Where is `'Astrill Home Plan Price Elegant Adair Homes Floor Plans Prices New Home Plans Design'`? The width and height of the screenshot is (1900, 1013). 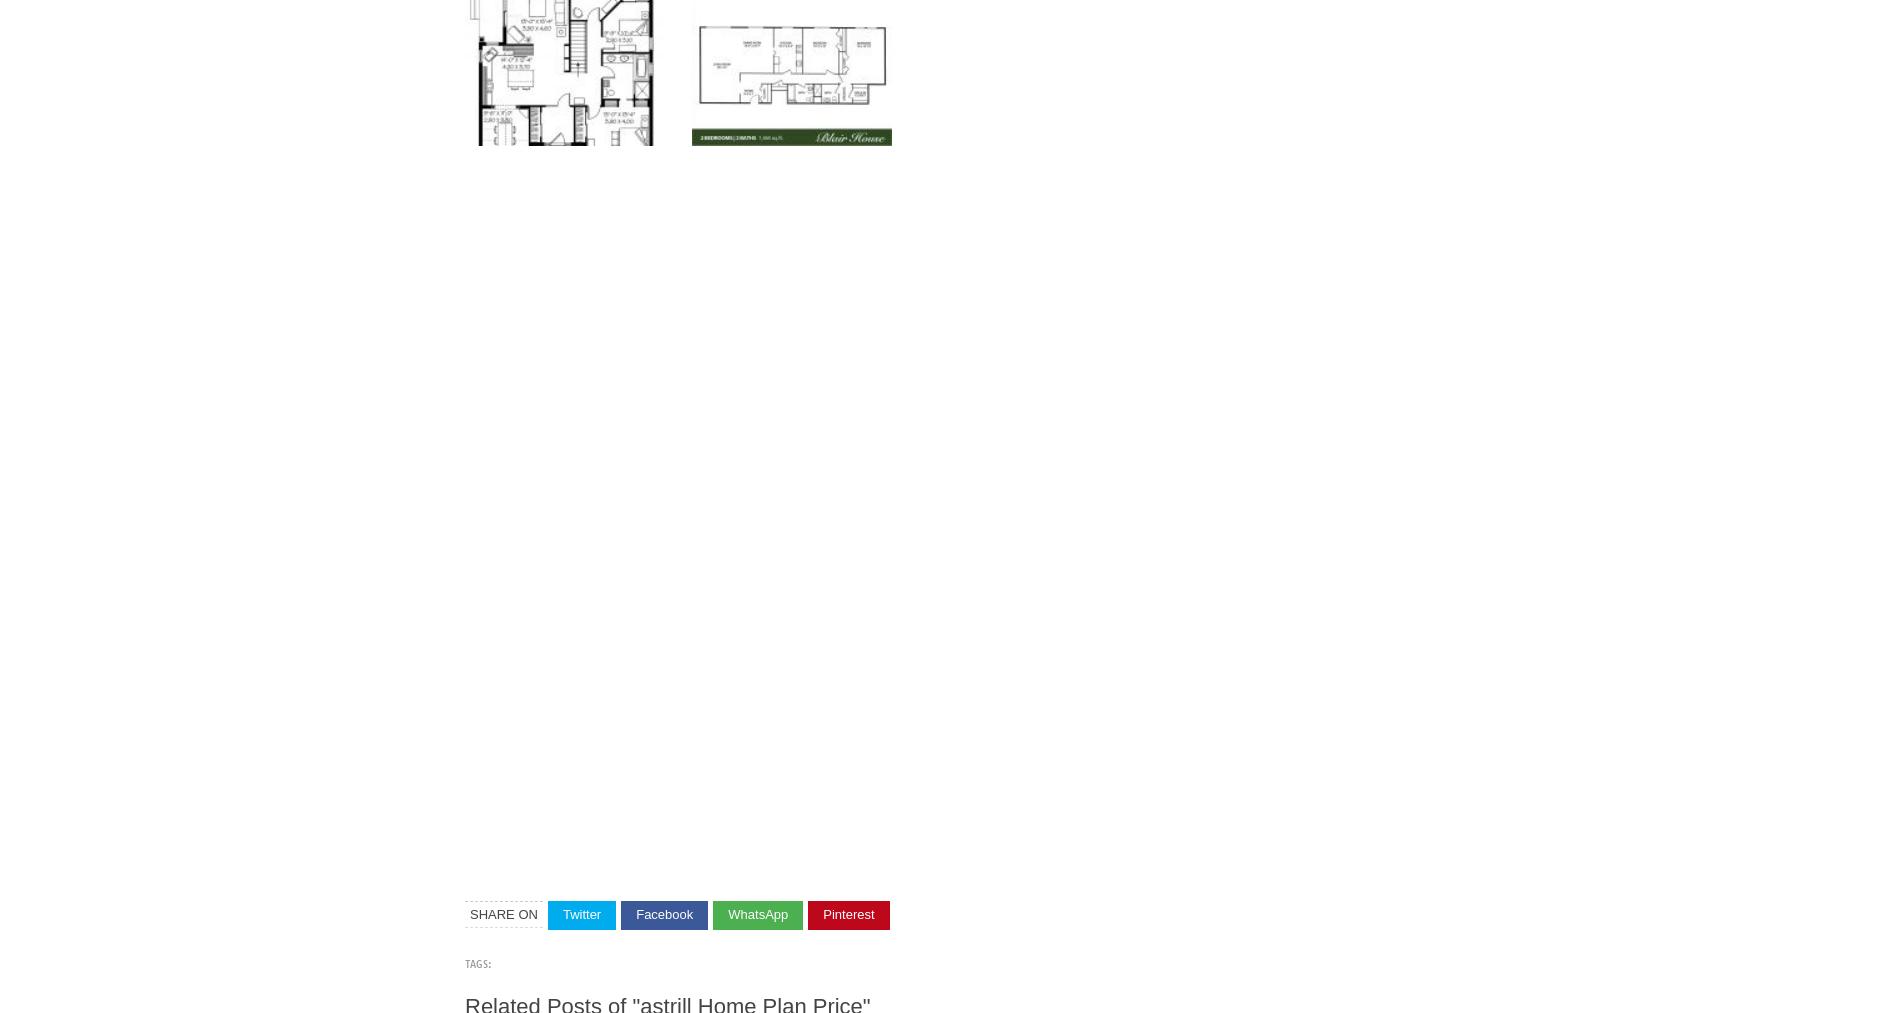
'Astrill Home Plan Price Elegant Adair Homes Floor Plans Prices New Home Plans Design' is located at coordinates (933, 844).